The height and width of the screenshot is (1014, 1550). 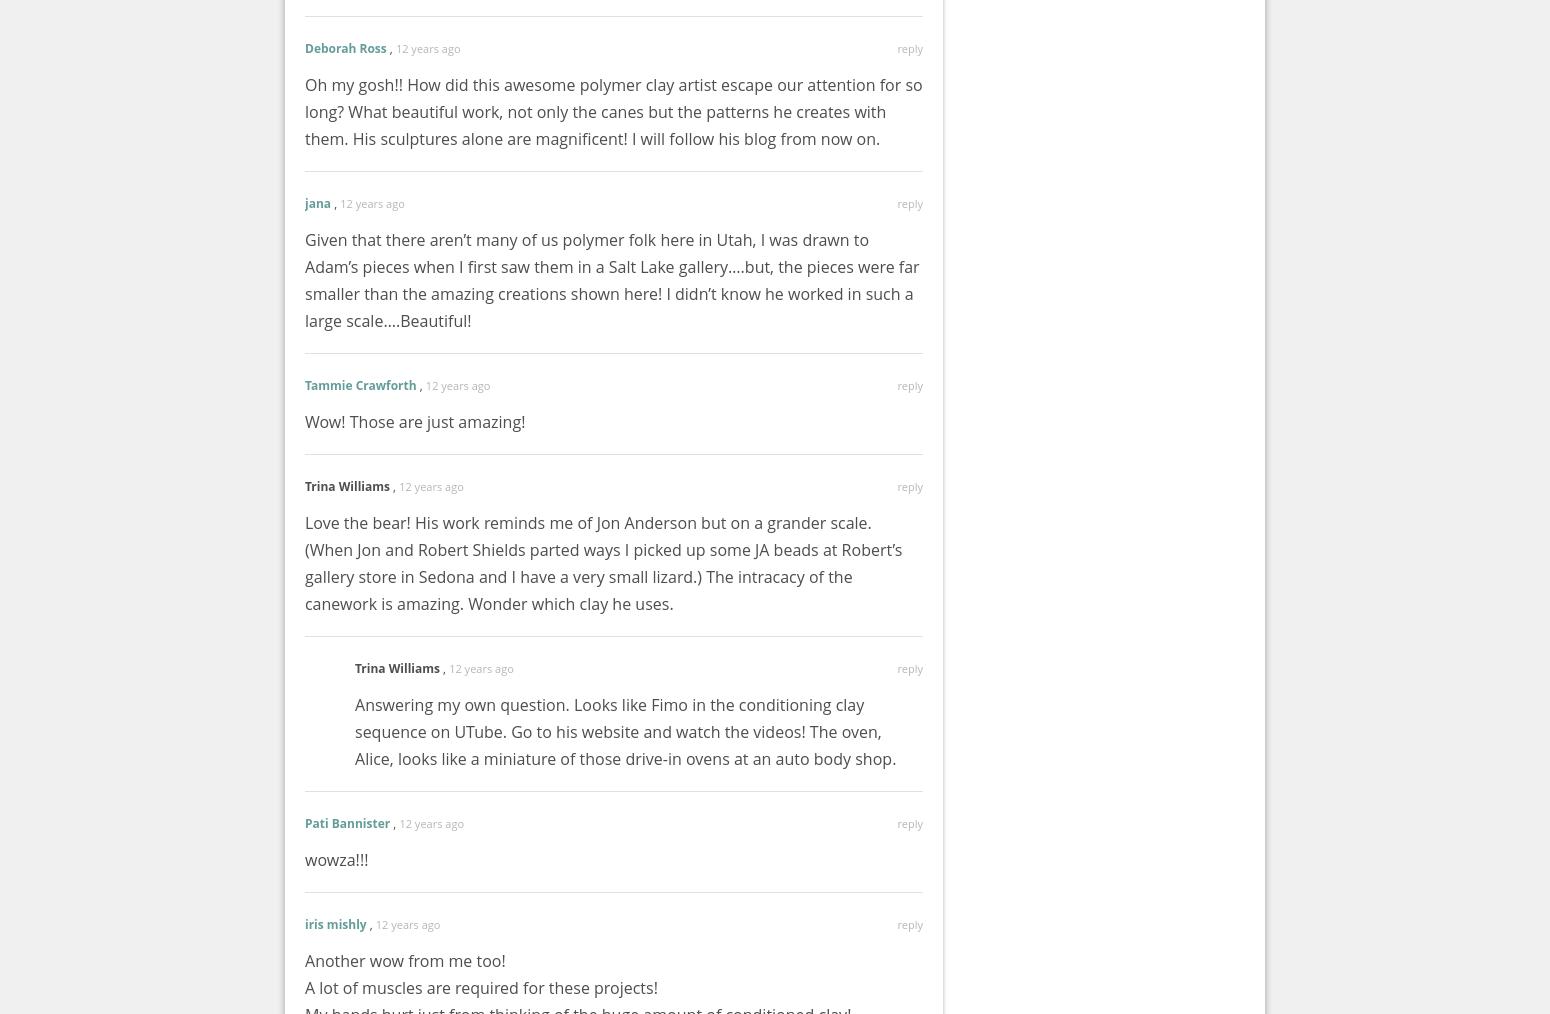 I want to click on 'A lot of muscles are required for these projects!', so click(x=479, y=988).